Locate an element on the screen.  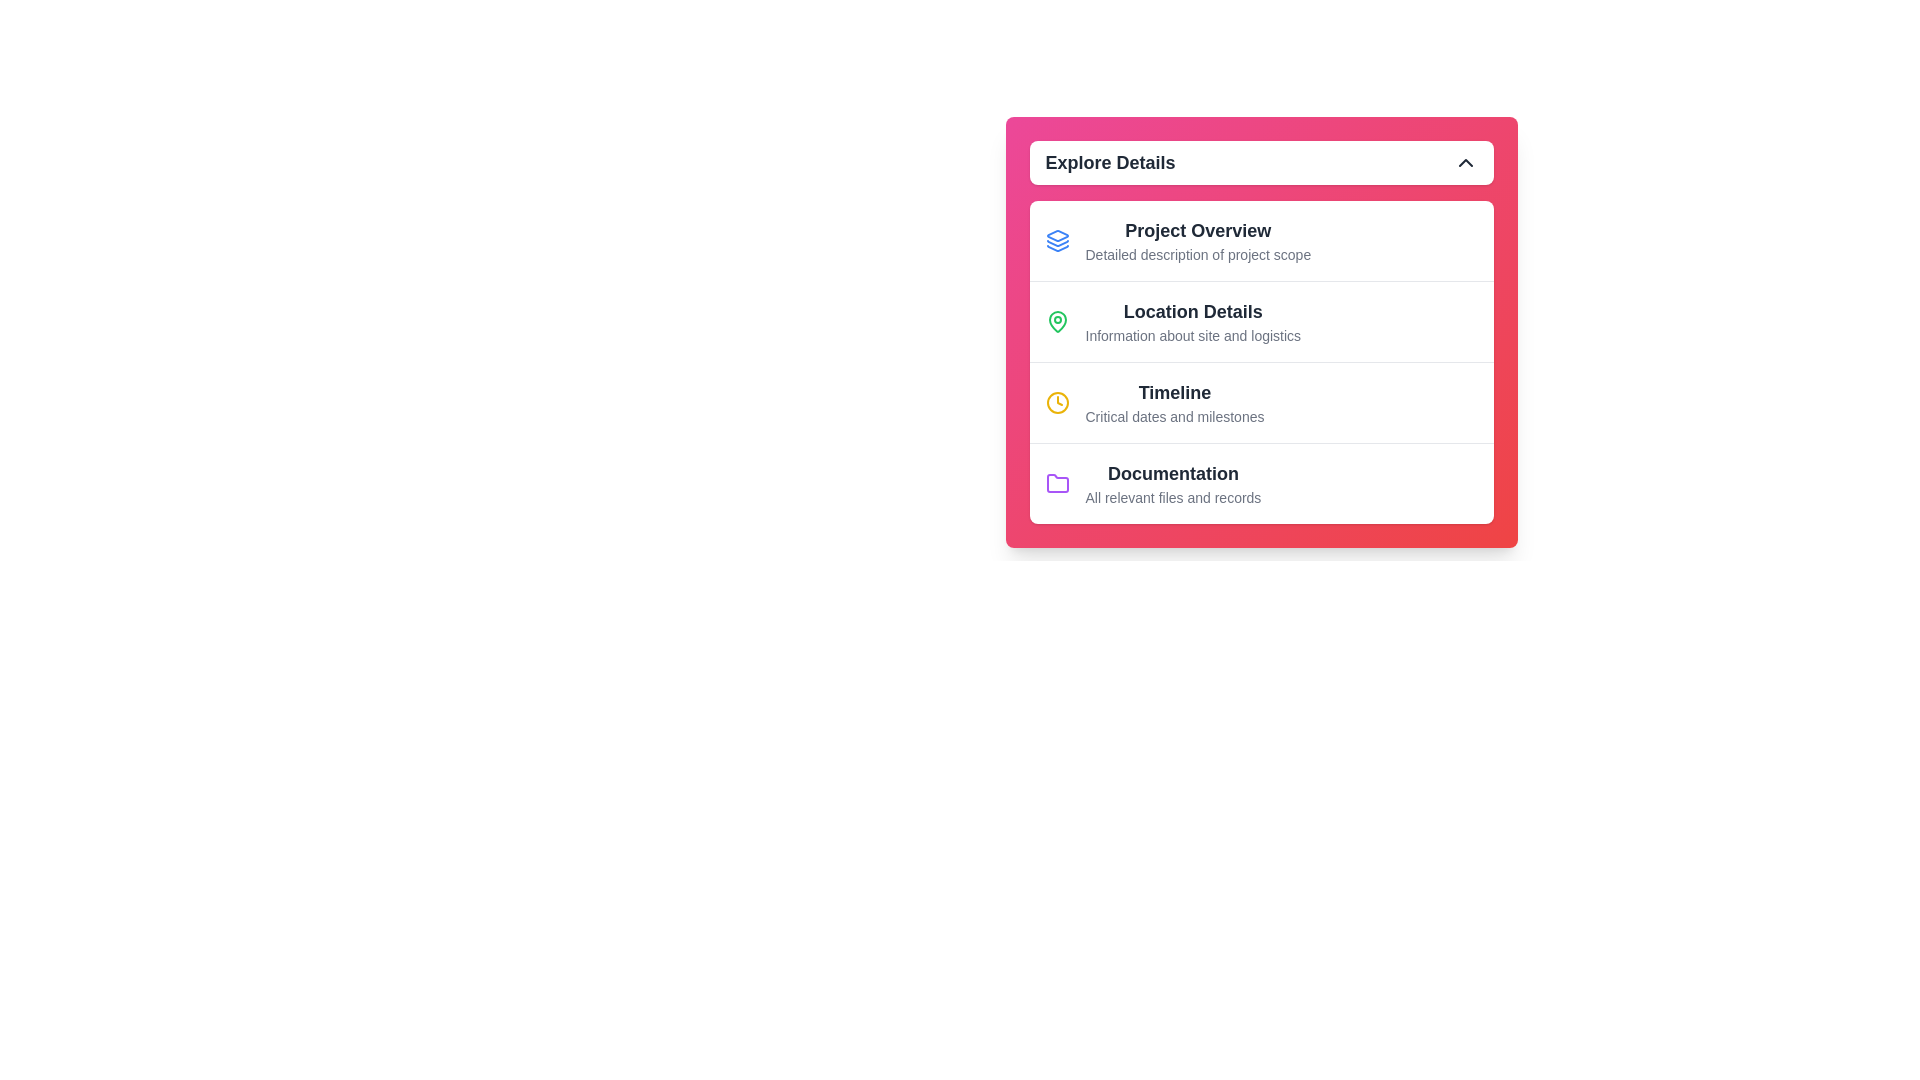
the second list item under the 'Explore Details' header is located at coordinates (1260, 320).